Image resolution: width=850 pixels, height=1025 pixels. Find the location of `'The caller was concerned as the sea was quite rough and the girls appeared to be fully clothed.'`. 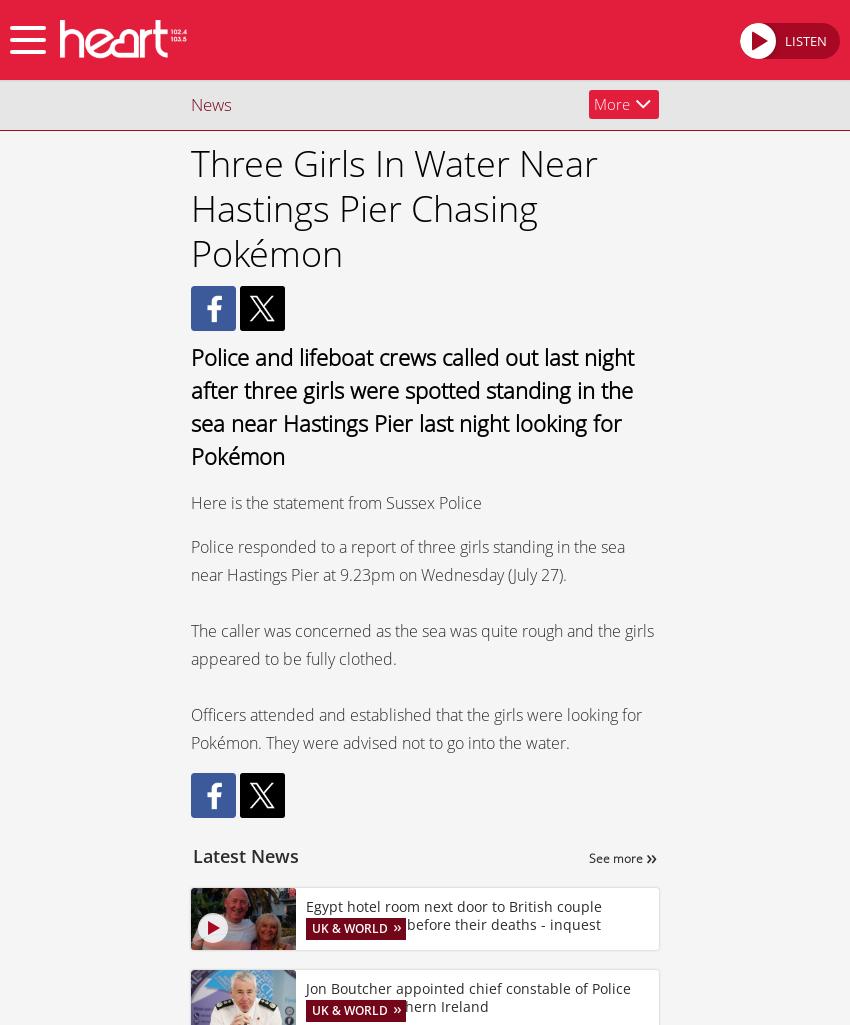

'The caller was concerned as the sea was quite rough and the girls appeared to be fully clothed.' is located at coordinates (422, 644).